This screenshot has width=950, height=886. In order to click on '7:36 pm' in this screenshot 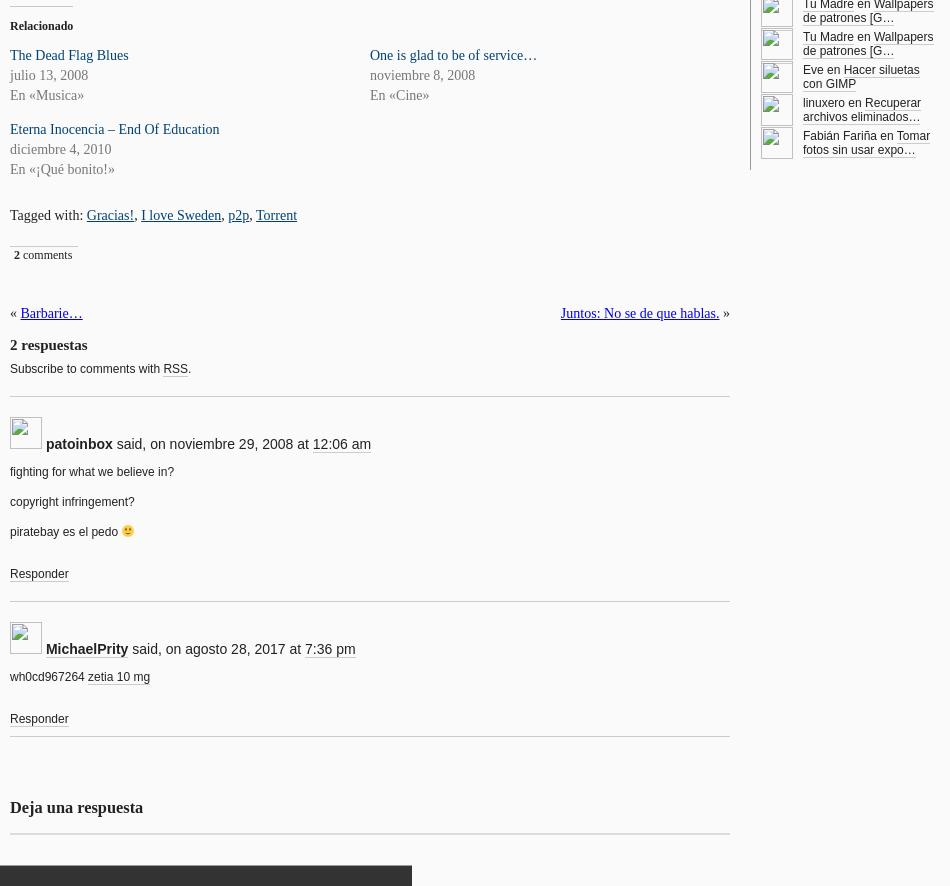, I will do `click(329, 648)`.